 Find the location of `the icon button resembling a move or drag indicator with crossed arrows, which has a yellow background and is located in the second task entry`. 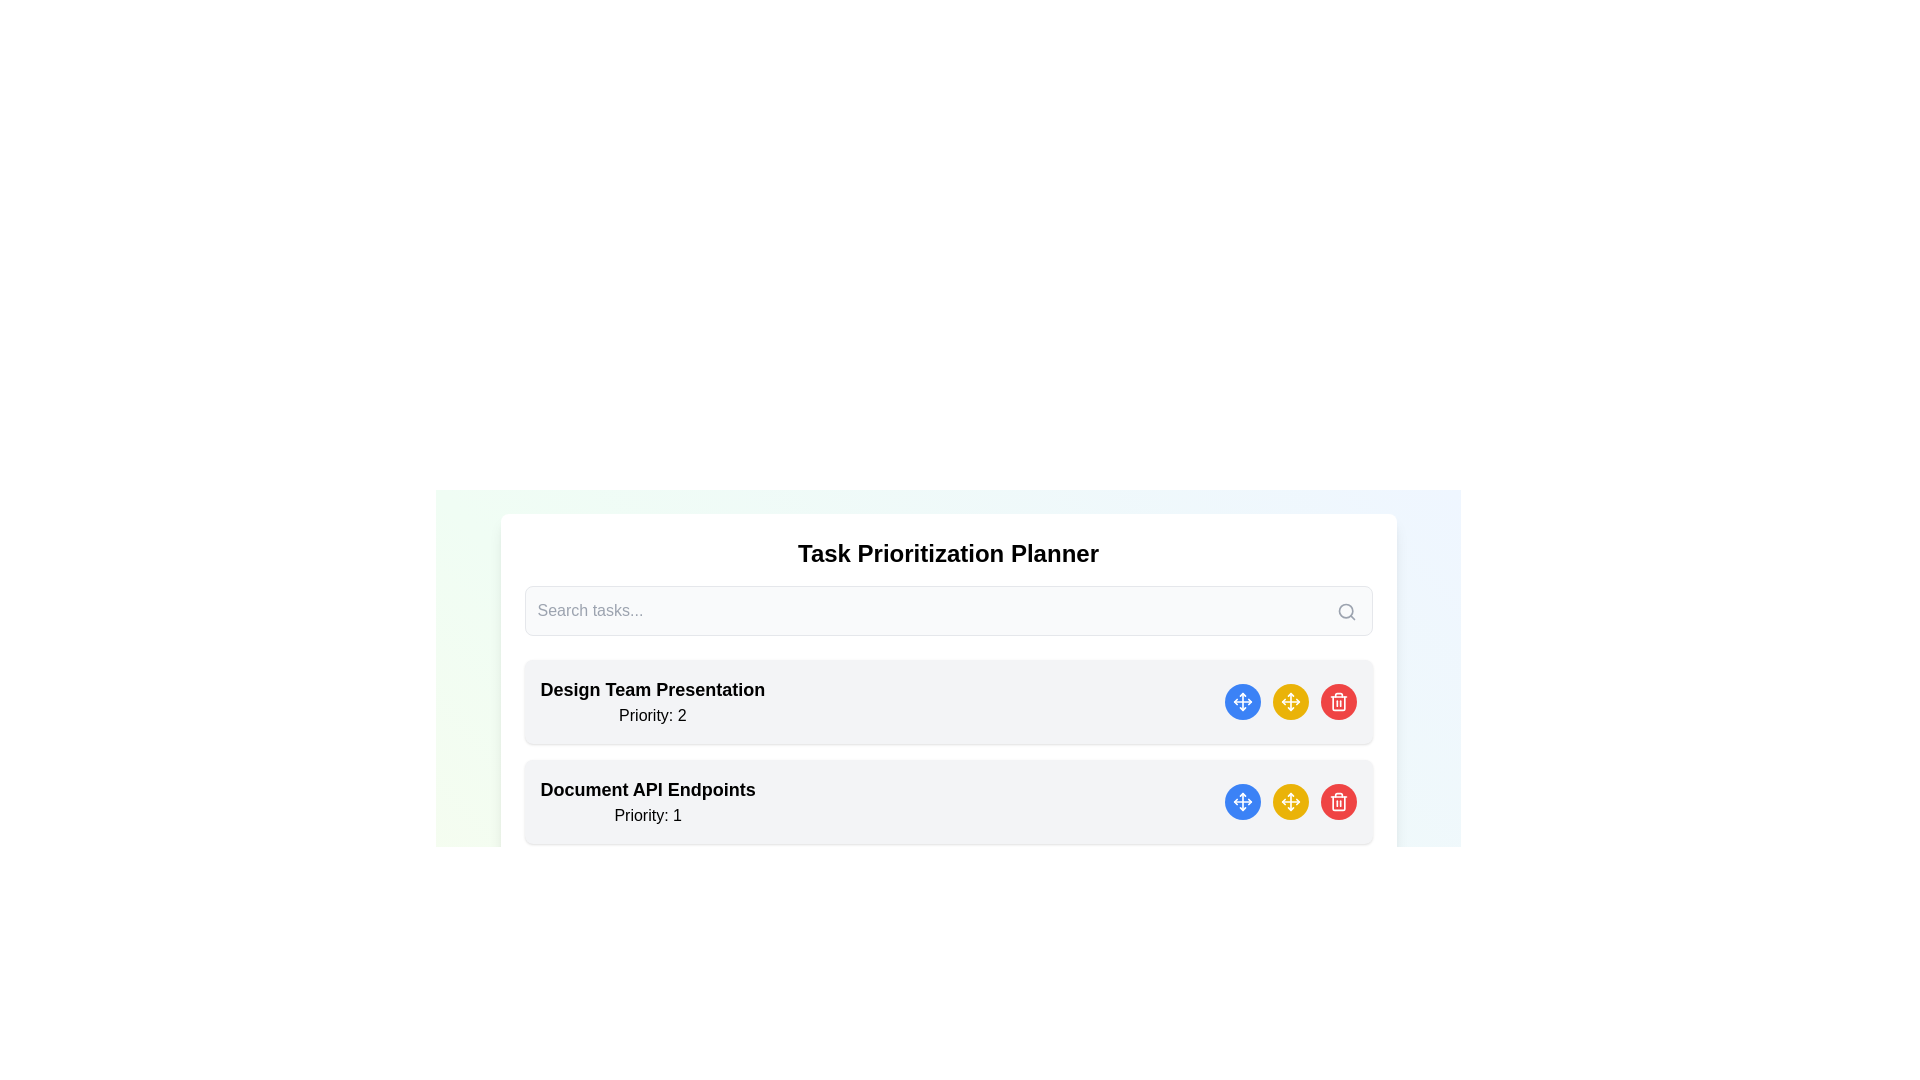

the icon button resembling a move or drag indicator with crossed arrows, which has a yellow background and is located in the second task entry is located at coordinates (1290, 801).